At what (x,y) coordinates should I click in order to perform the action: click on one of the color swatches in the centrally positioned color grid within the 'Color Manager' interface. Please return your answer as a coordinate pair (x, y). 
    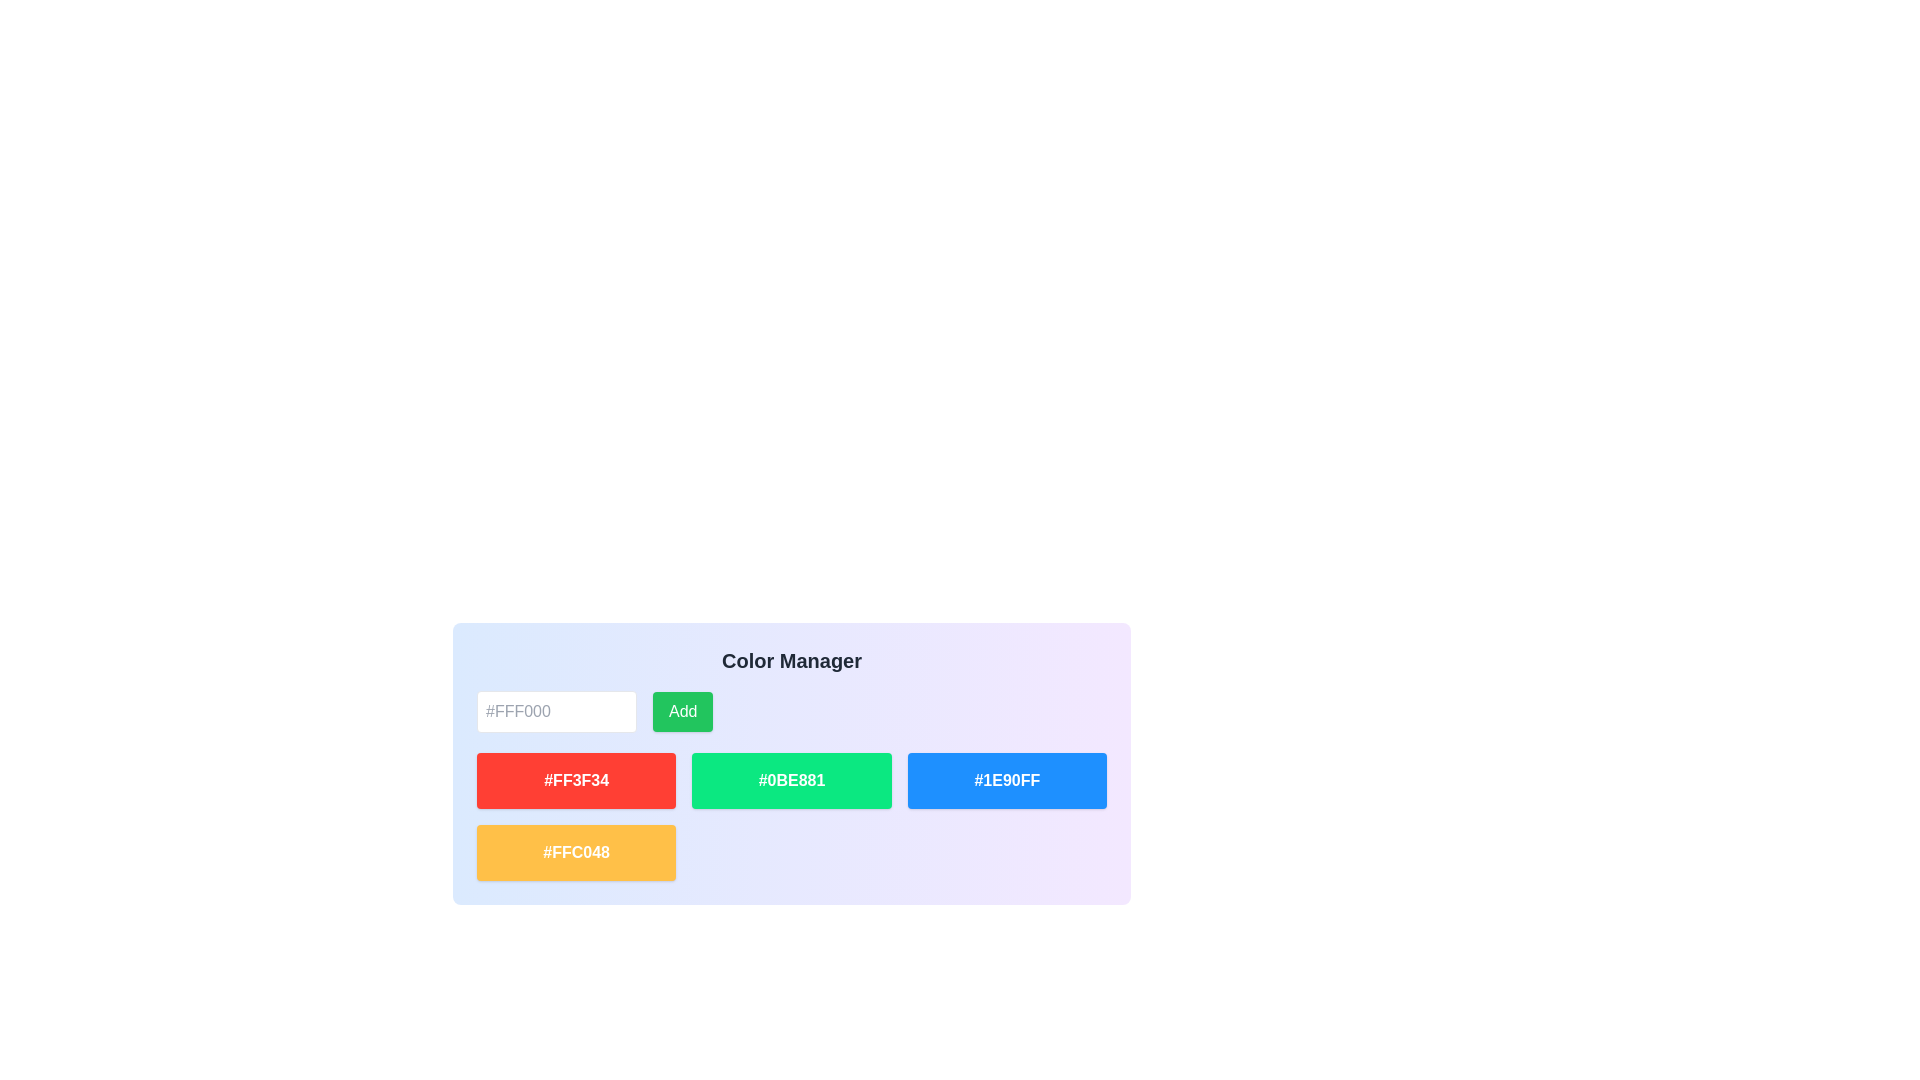
    Looking at the image, I should click on (791, 817).